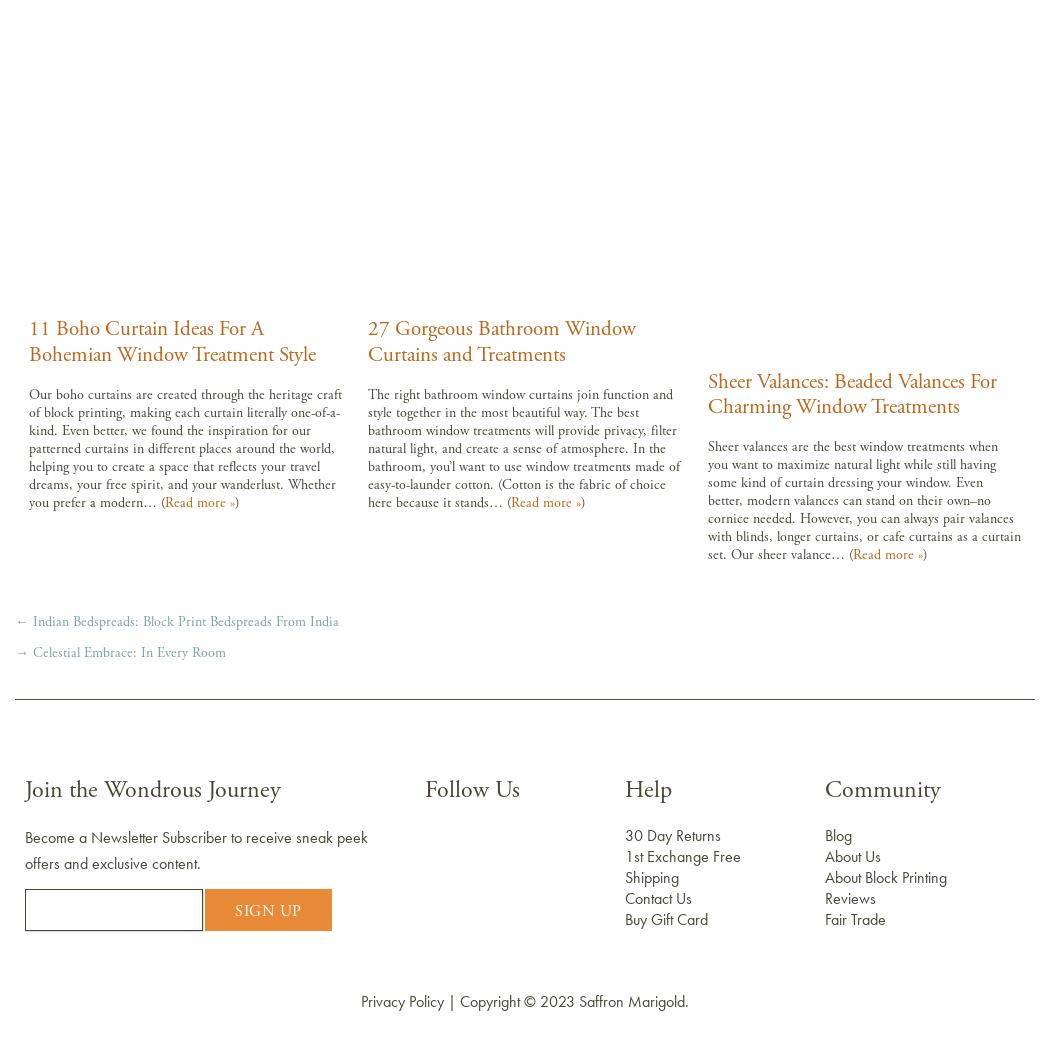 This screenshot has width=1050, height=1058. What do you see at coordinates (624, 790) in the screenshot?
I see `'Help'` at bounding box center [624, 790].